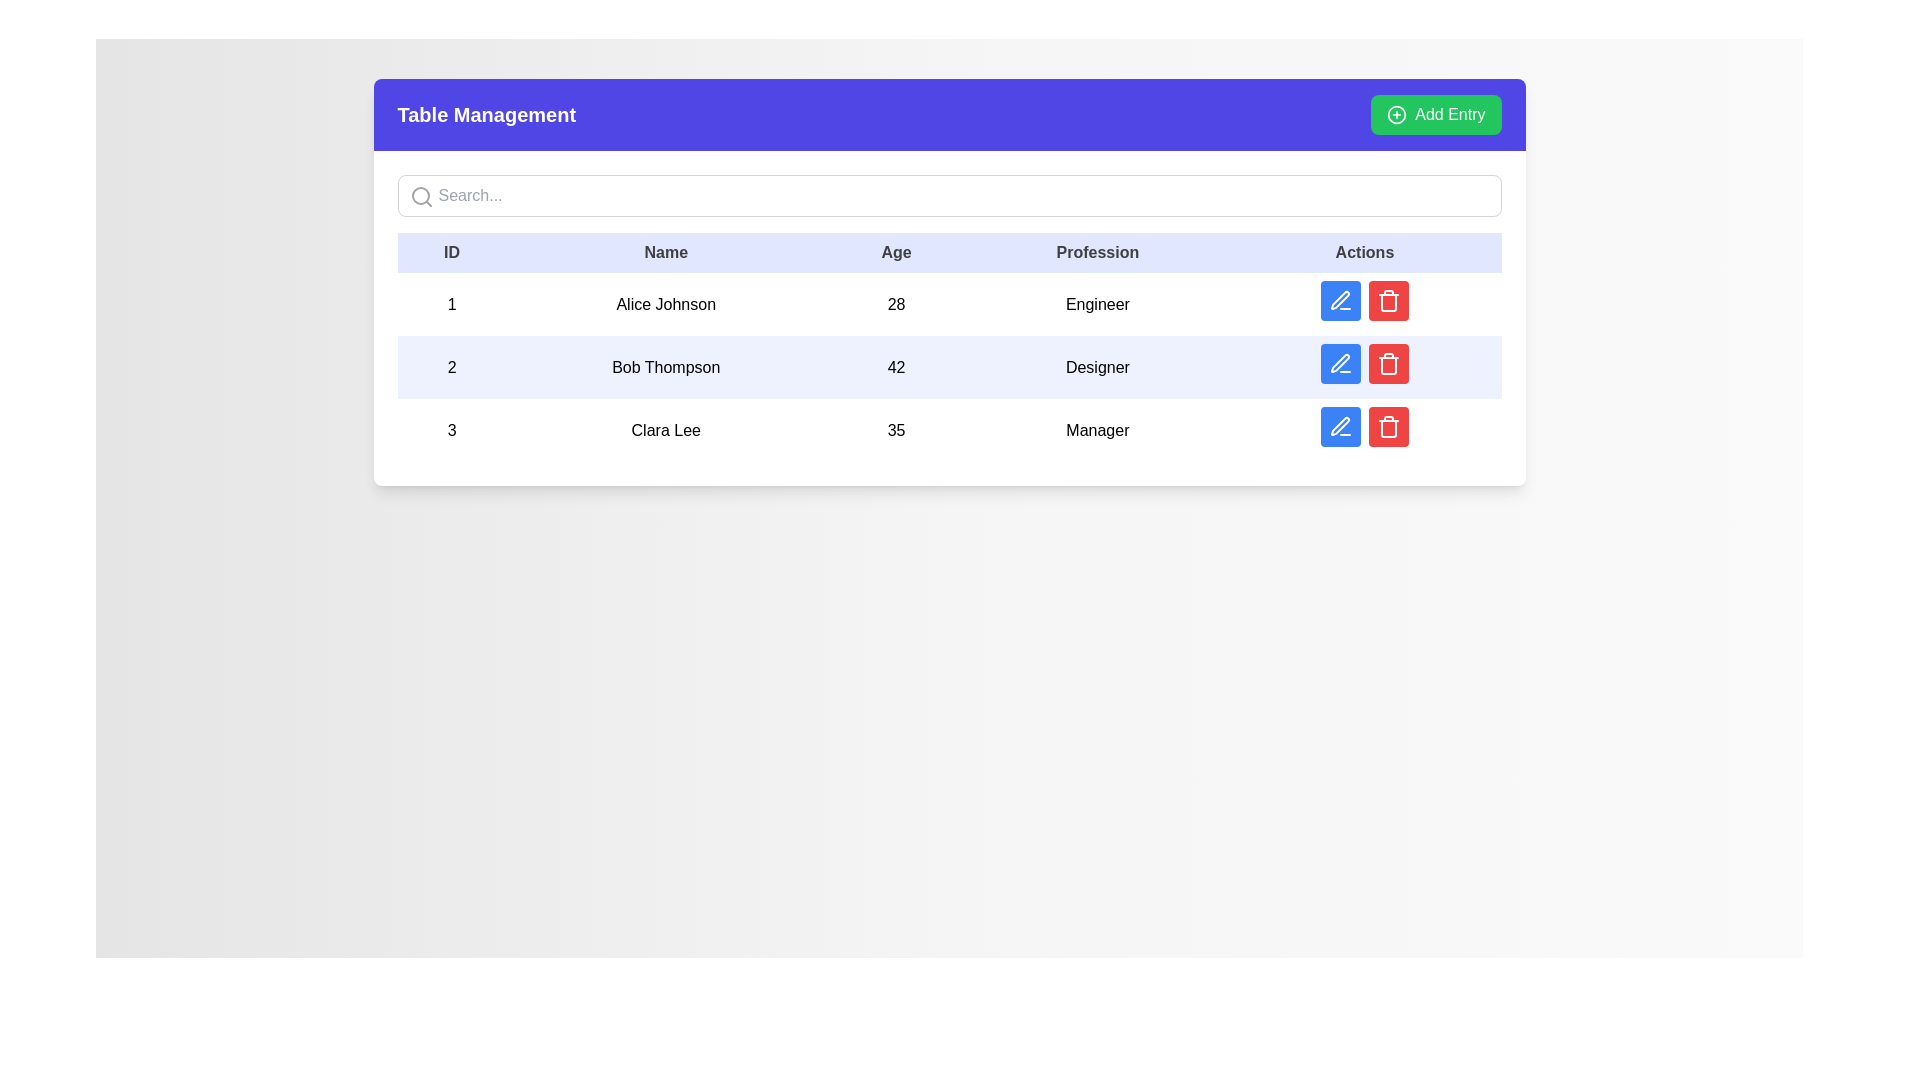 This screenshot has width=1920, height=1080. Describe the element at coordinates (1339, 426) in the screenshot. I see `the 'Edit' button located in the 'Actions' column of the third row in the data table` at that location.